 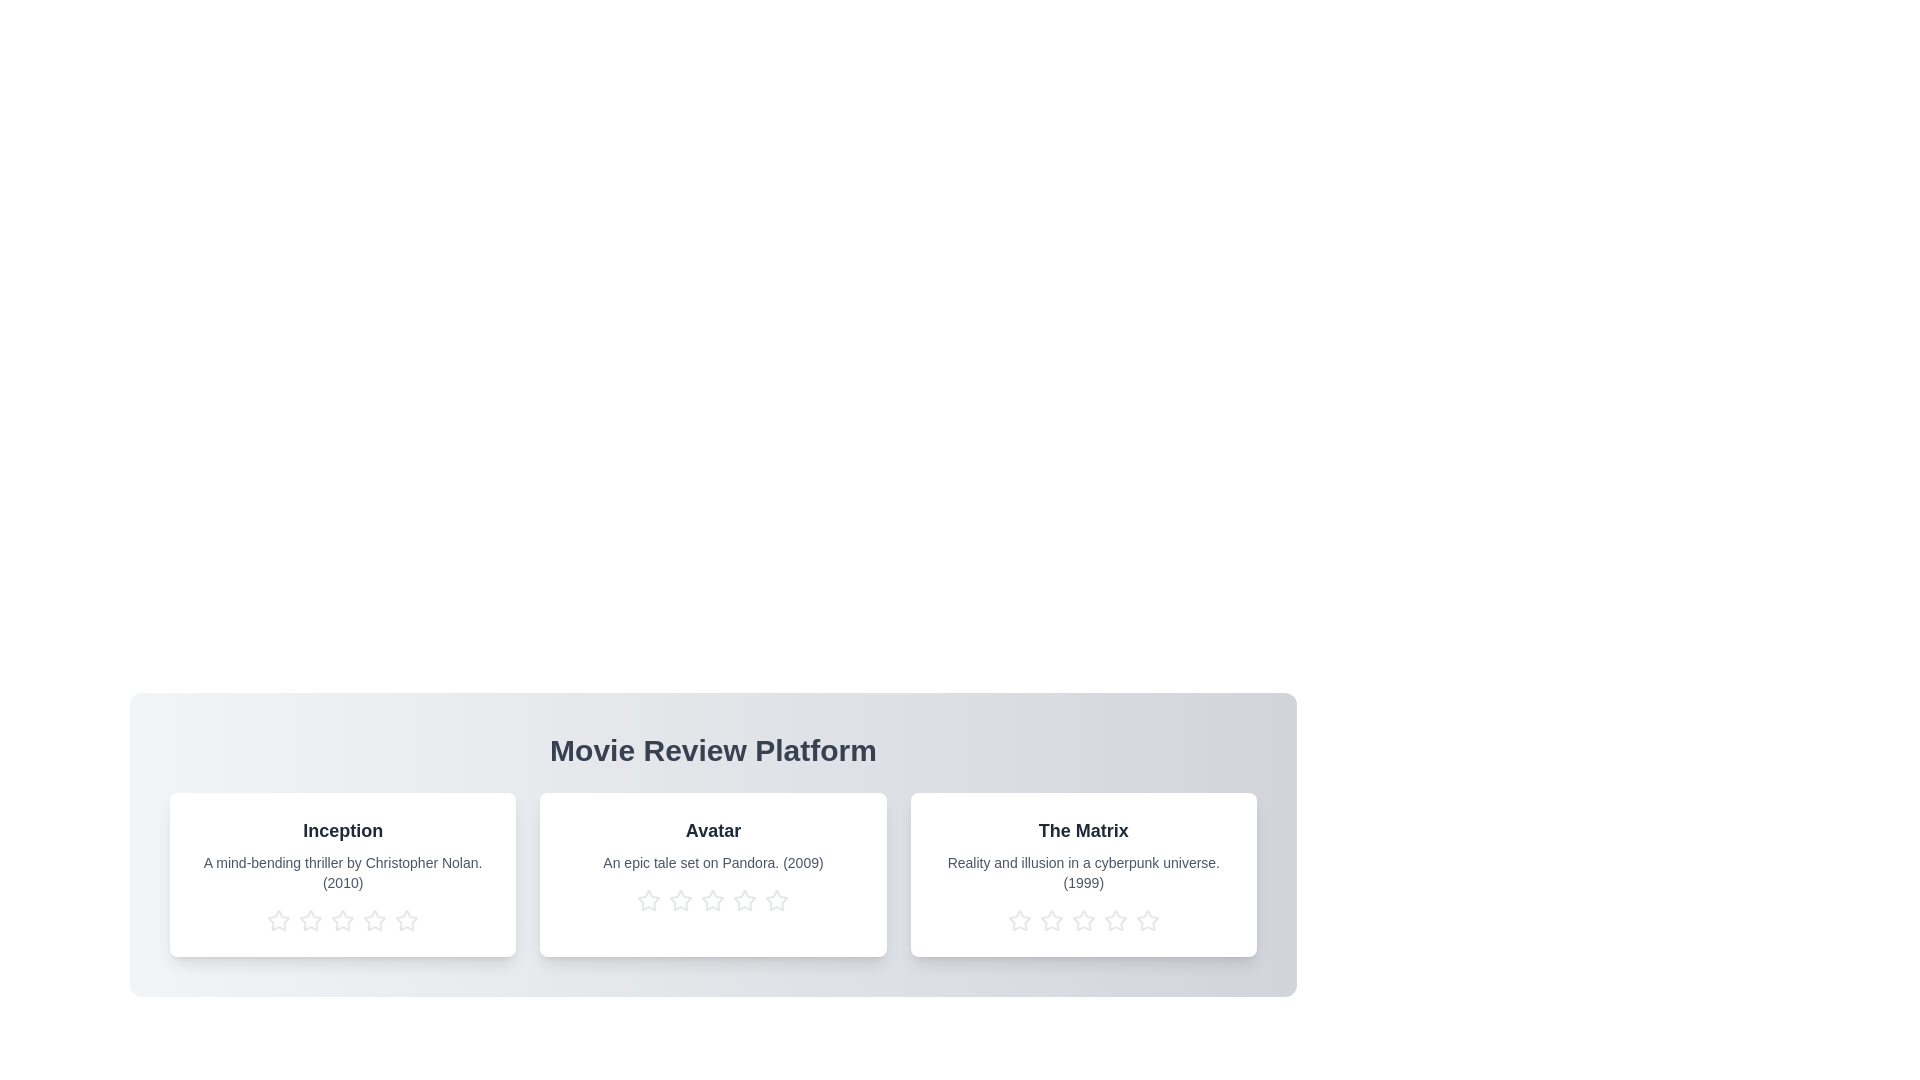 What do you see at coordinates (277, 921) in the screenshot?
I see `the star corresponding to 1 stars for the movie titled Inception` at bounding box center [277, 921].